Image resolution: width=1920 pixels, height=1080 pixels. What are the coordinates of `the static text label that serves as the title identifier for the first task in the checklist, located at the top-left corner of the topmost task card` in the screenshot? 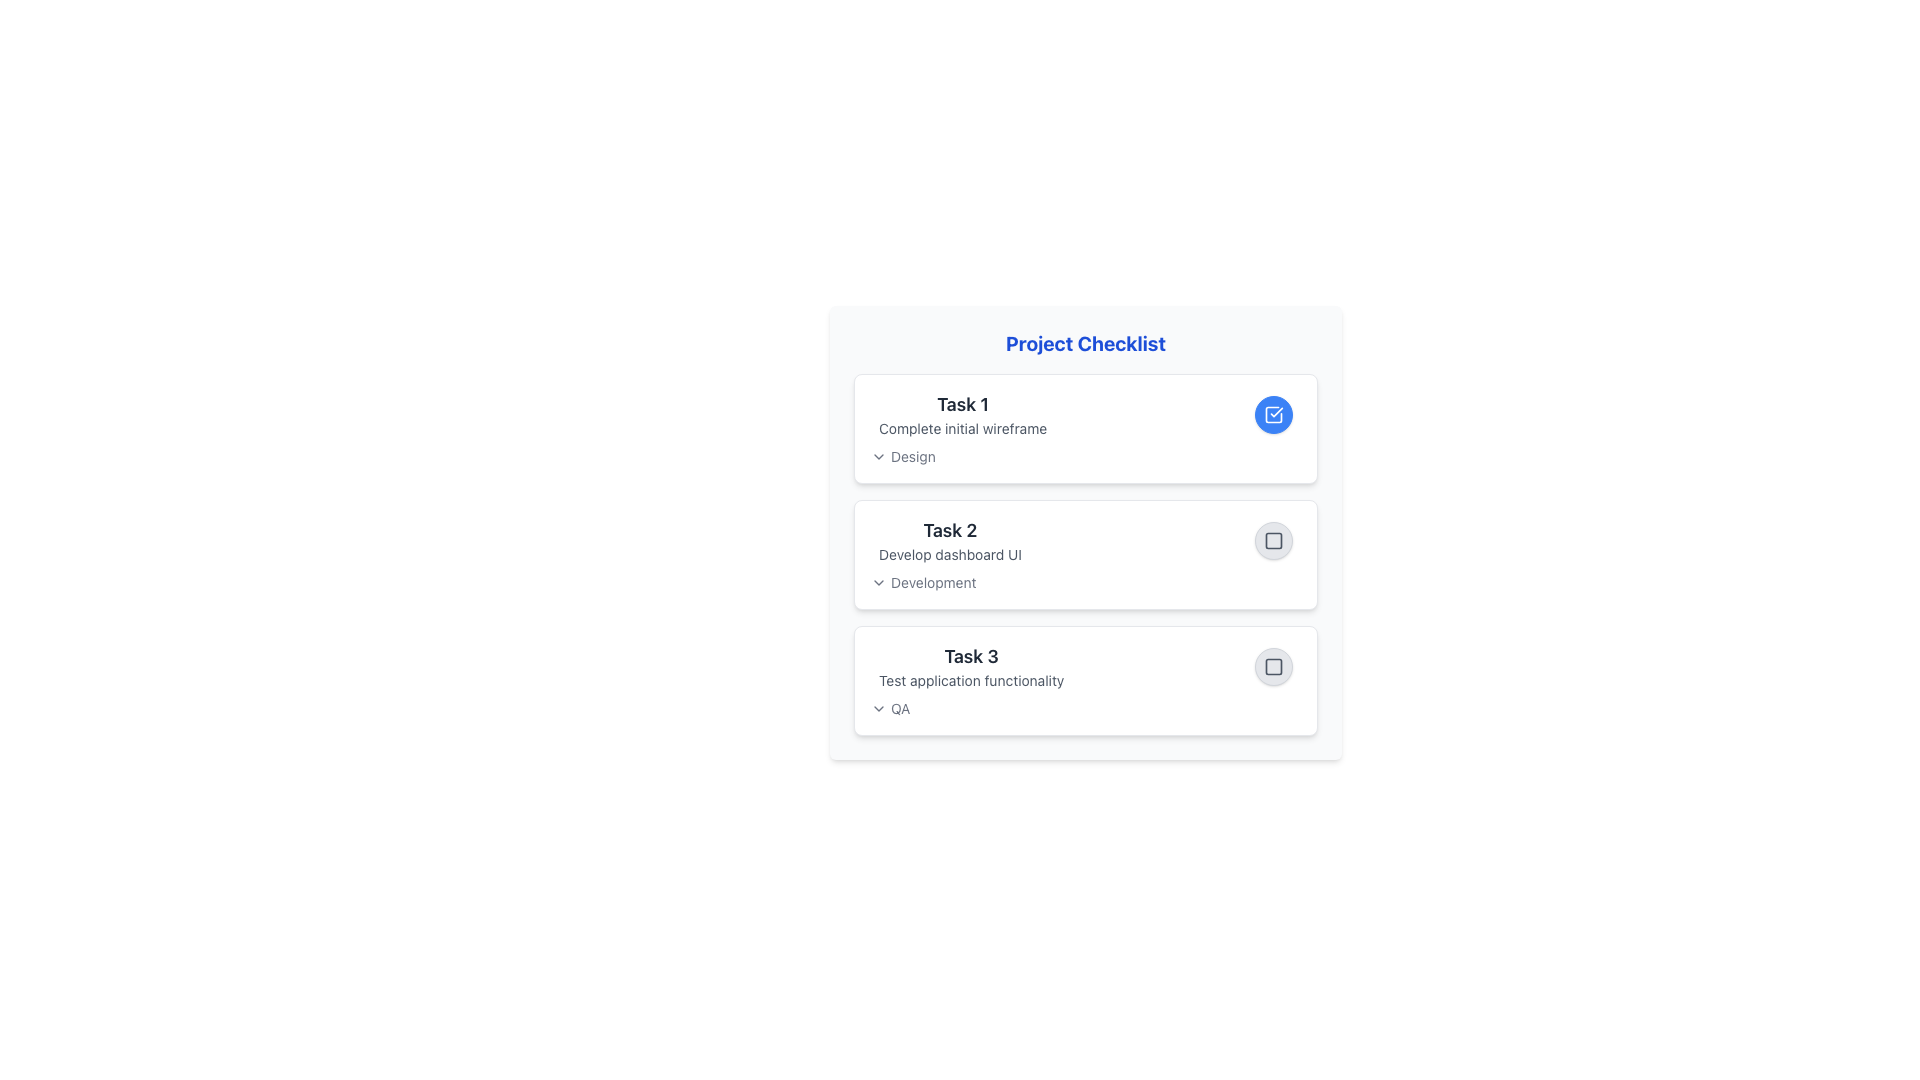 It's located at (963, 404).